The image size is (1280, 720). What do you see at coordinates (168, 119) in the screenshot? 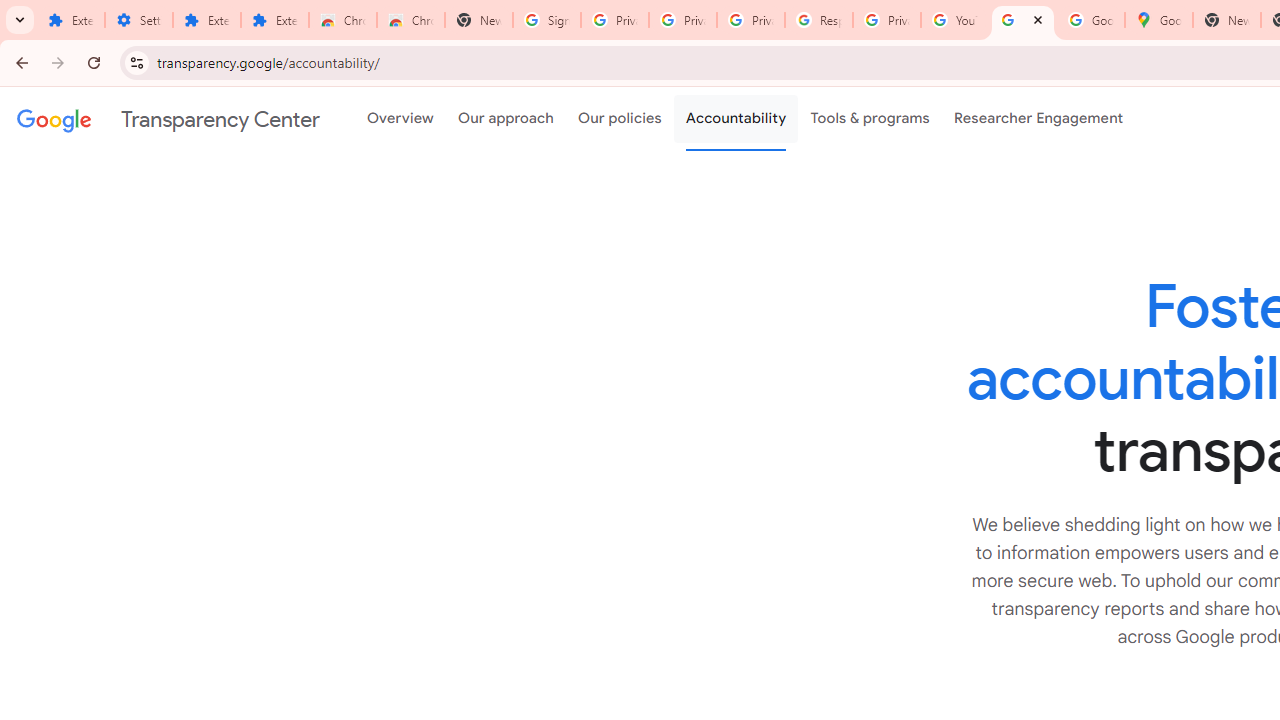
I see `'Transparency Center'` at bounding box center [168, 119].